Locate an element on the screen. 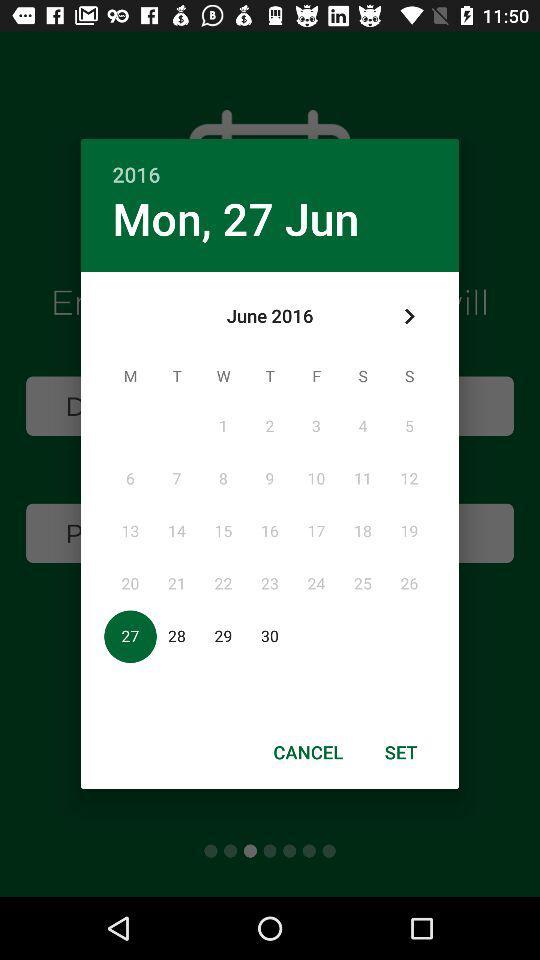 The image size is (540, 960). the item below 2016 icon is located at coordinates (408, 316).